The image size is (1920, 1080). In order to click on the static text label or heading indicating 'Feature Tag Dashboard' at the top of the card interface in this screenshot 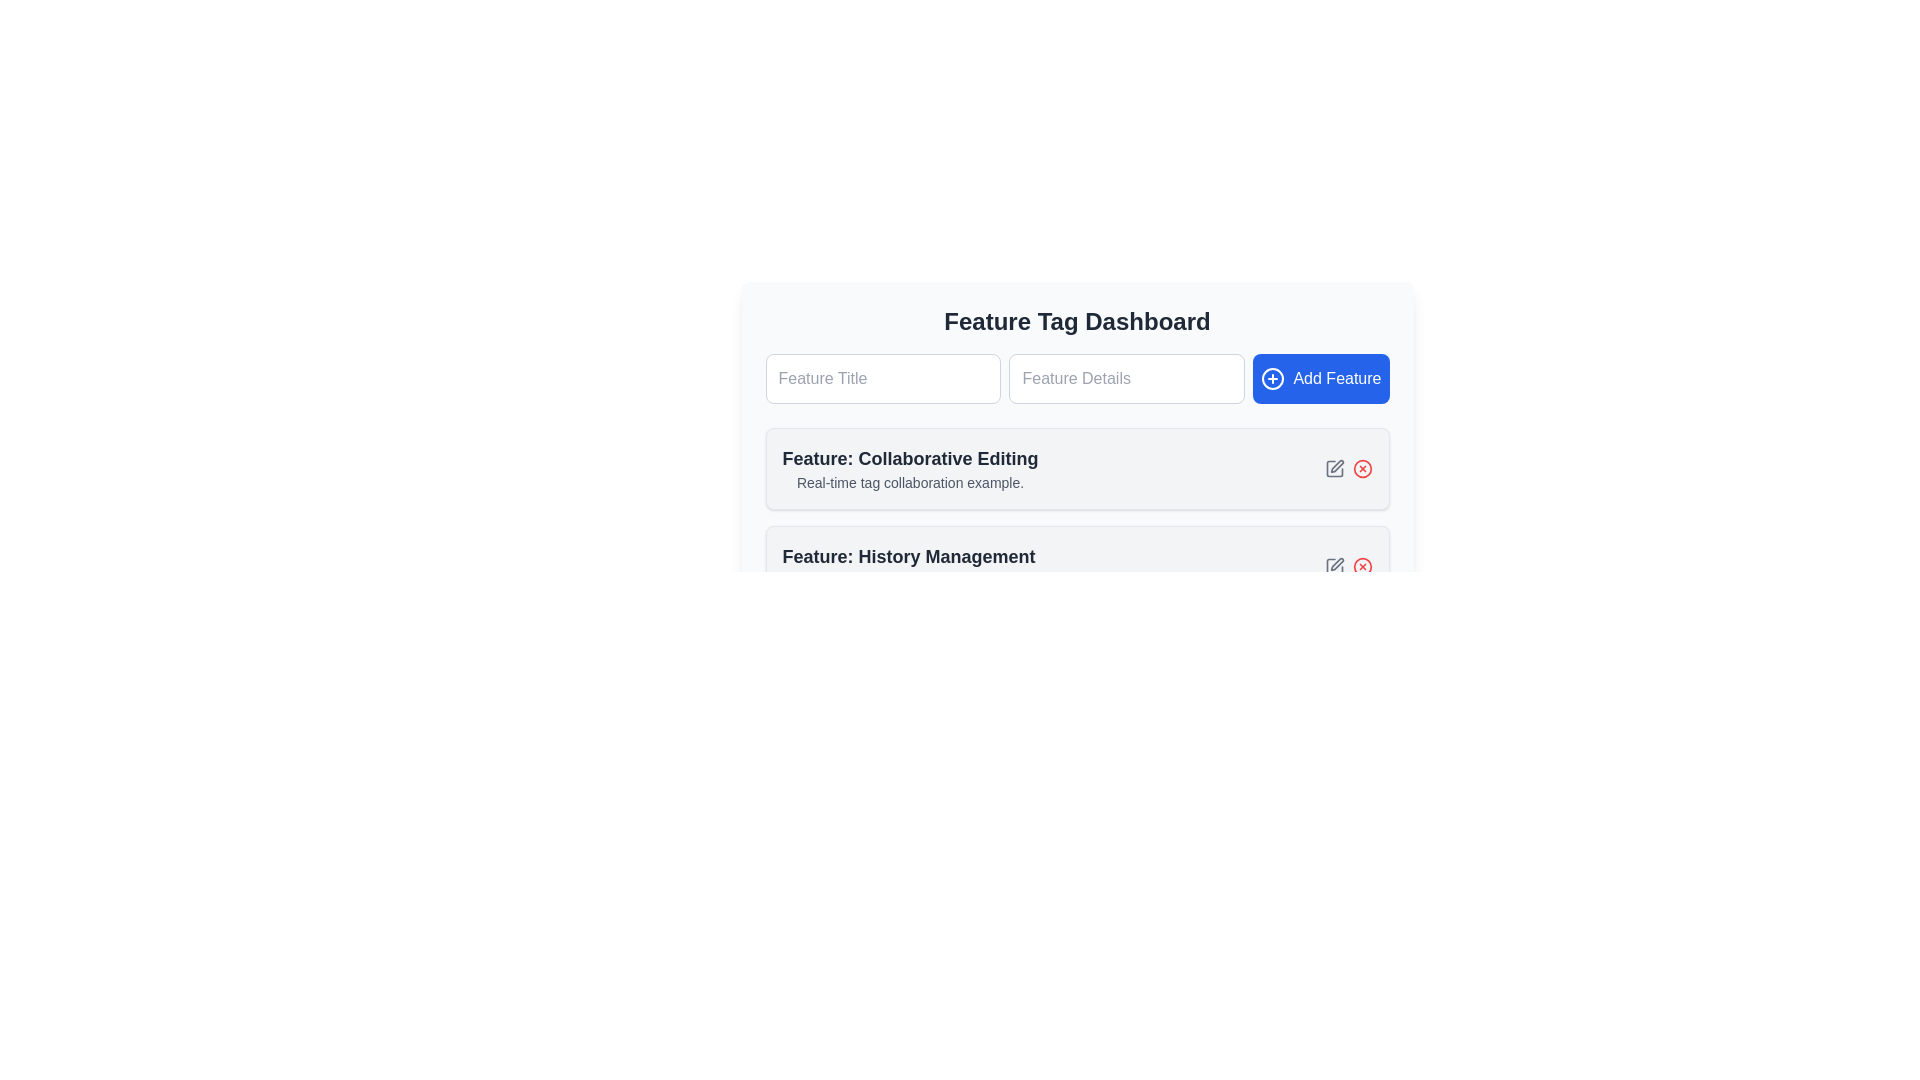, I will do `click(1076, 320)`.